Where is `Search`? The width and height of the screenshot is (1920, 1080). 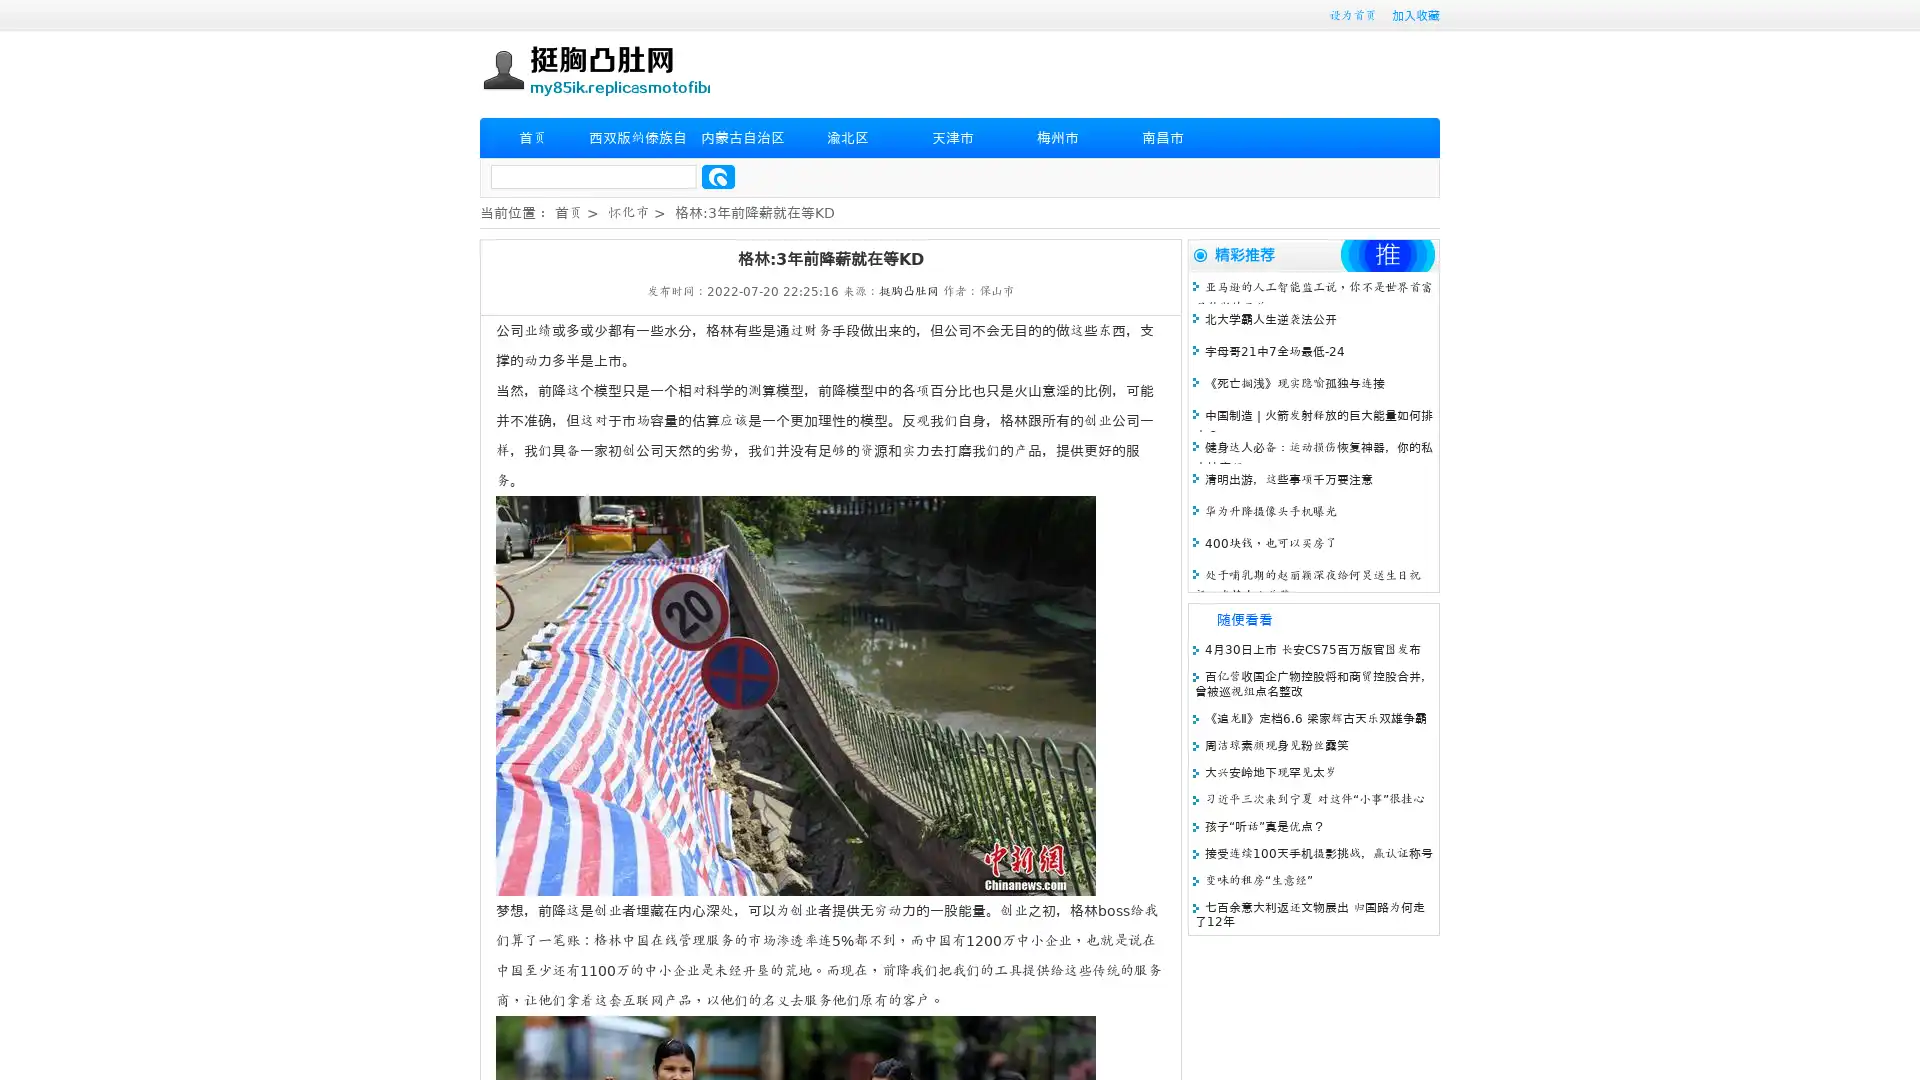
Search is located at coordinates (718, 176).